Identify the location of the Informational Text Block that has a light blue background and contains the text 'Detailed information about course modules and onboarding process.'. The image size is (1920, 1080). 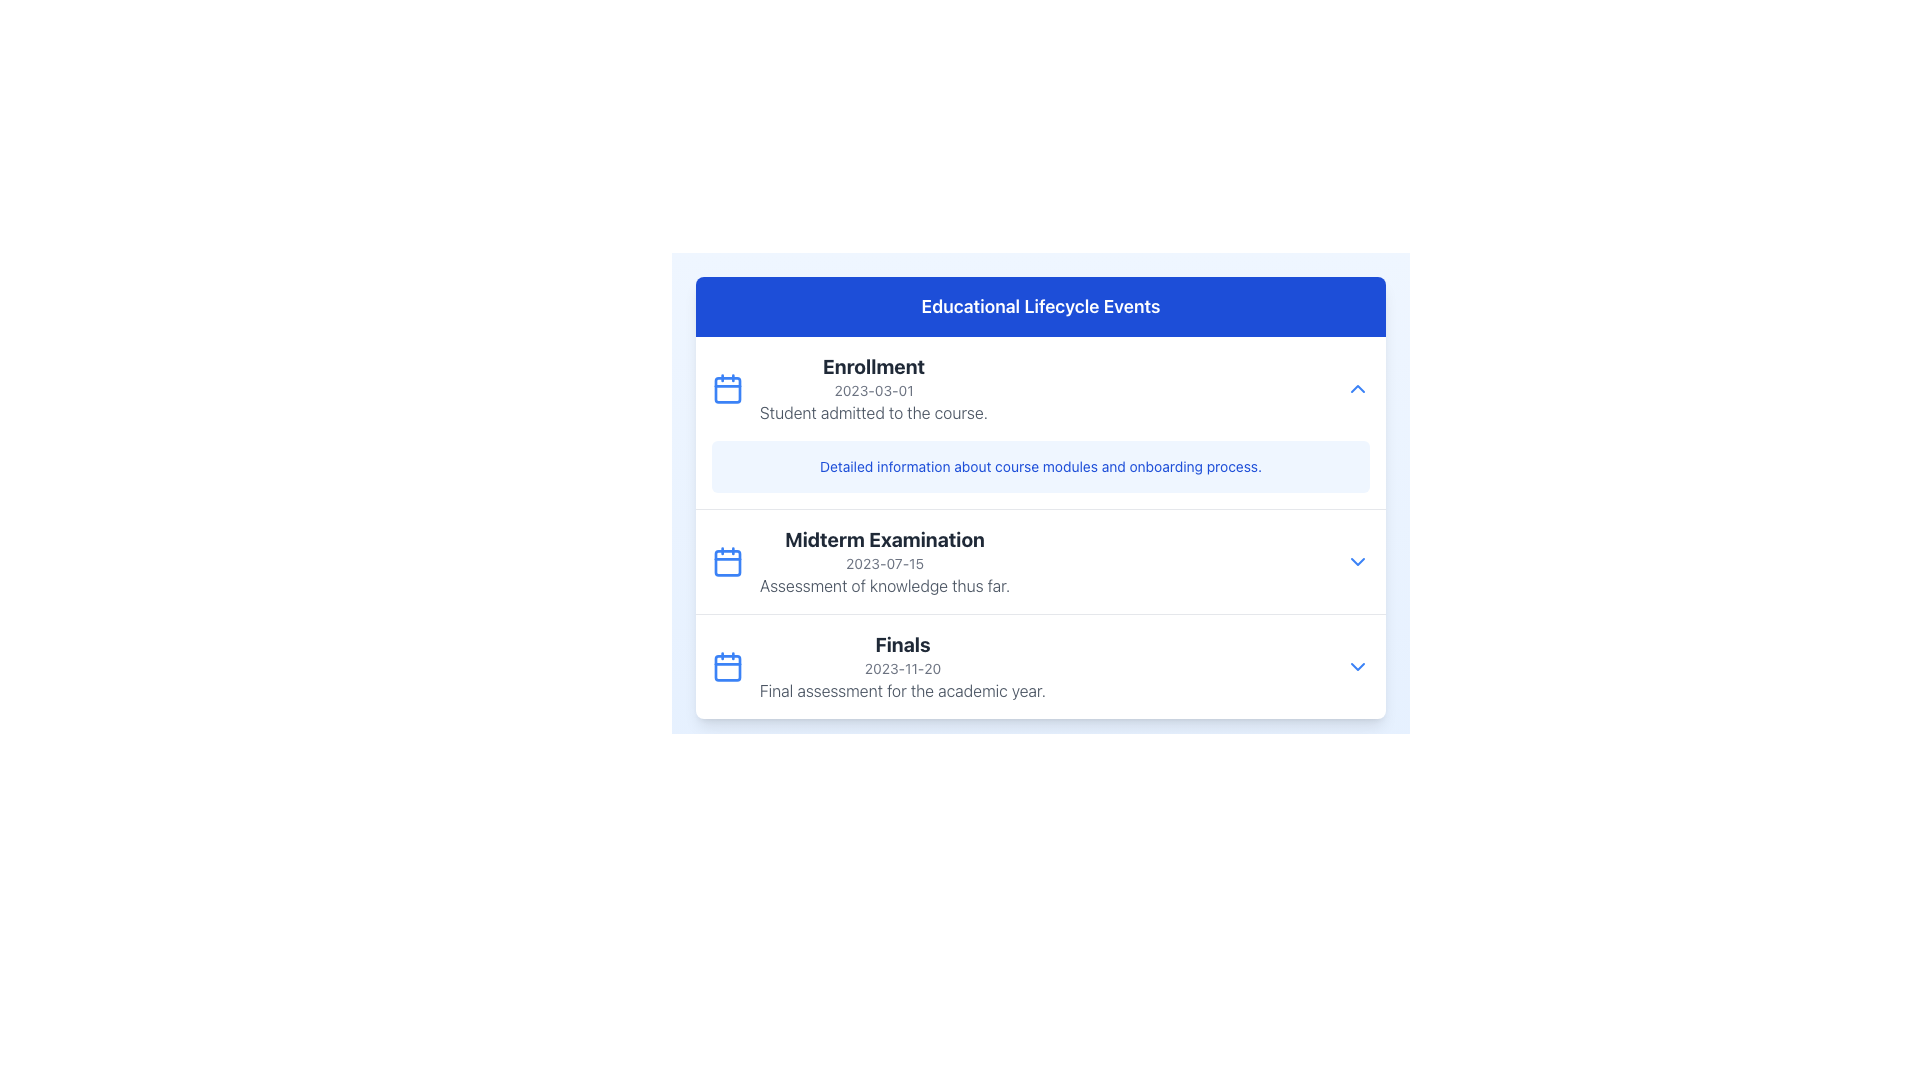
(1040, 466).